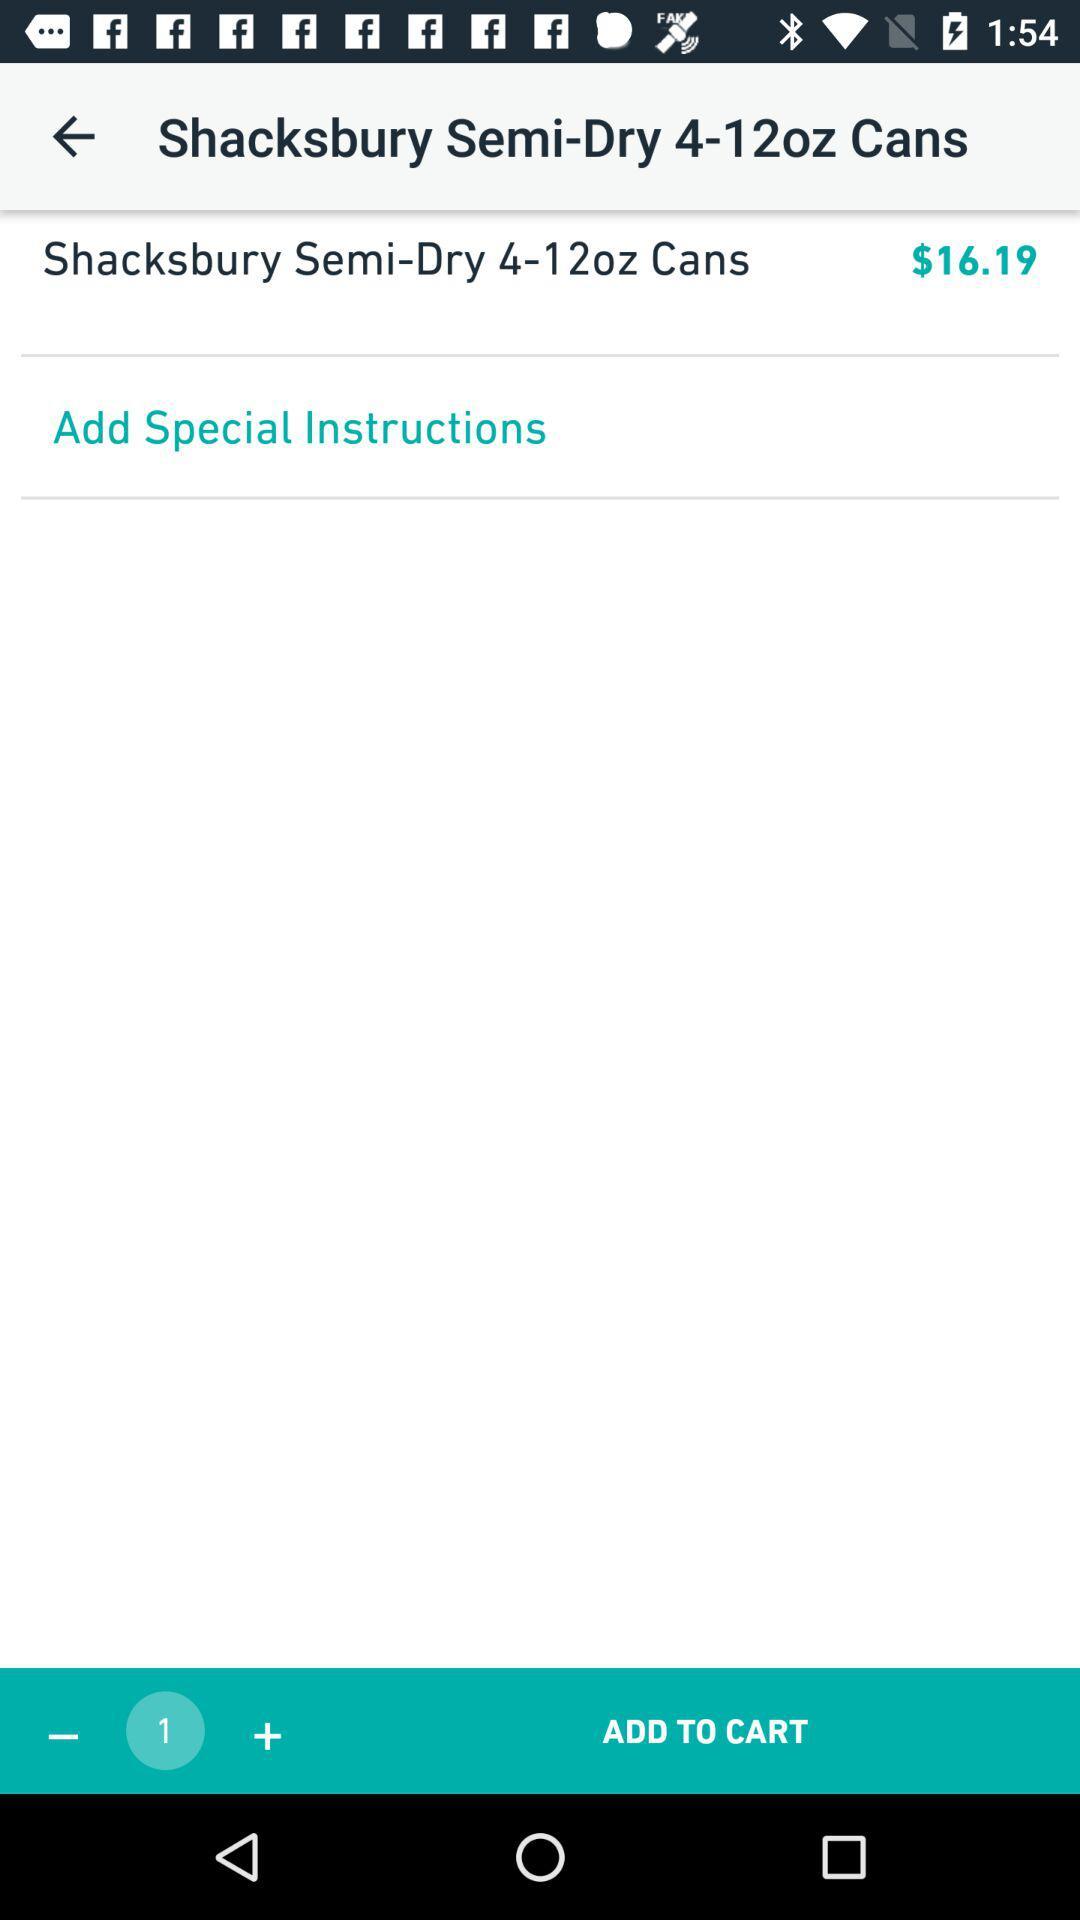 The height and width of the screenshot is (1920, 1080). What do you see at coordinates (704, 1730) in the screenshot?
I see `the button next to the + icon` at bounding box center [704, 1730].